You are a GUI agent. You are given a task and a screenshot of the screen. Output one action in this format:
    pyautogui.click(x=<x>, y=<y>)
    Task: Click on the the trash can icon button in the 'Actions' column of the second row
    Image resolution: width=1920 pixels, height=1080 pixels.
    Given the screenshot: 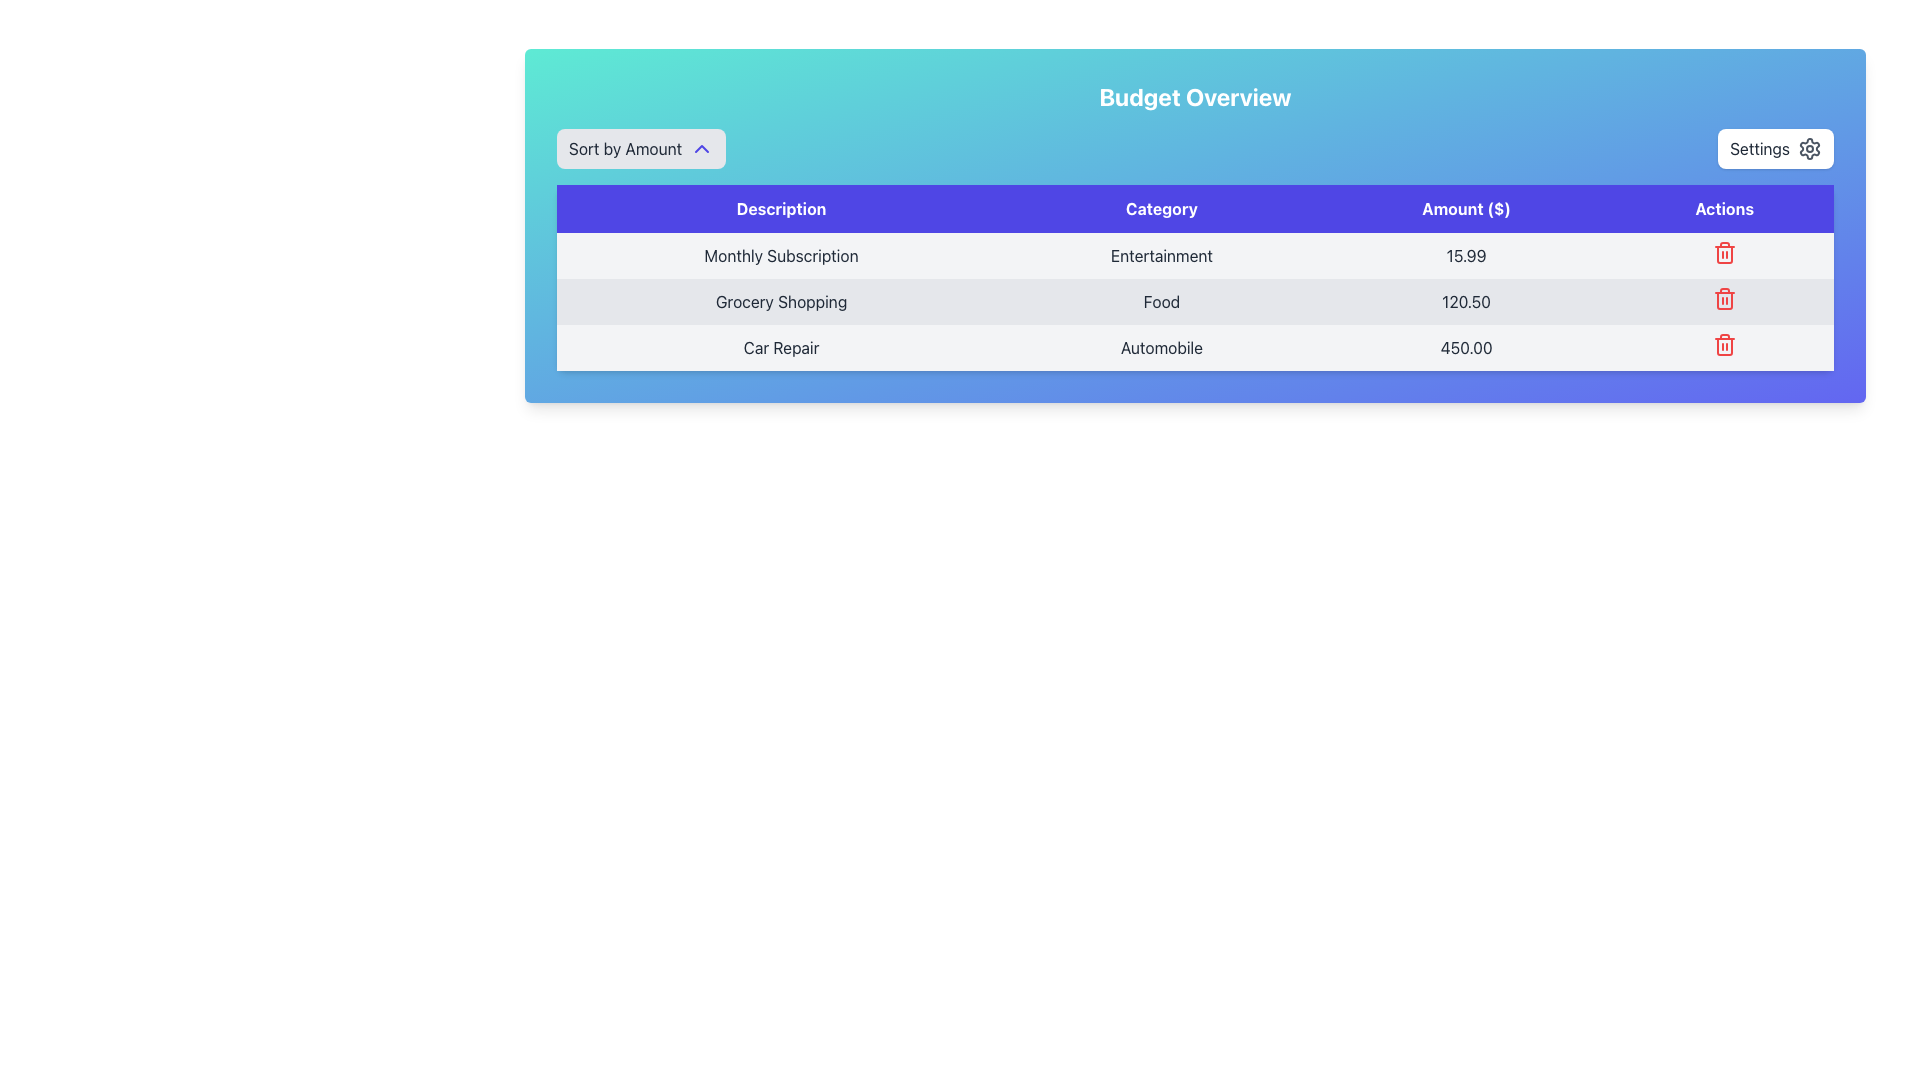 What is the action you would take?
    pyautogui.click(x=1723, y=300)
    